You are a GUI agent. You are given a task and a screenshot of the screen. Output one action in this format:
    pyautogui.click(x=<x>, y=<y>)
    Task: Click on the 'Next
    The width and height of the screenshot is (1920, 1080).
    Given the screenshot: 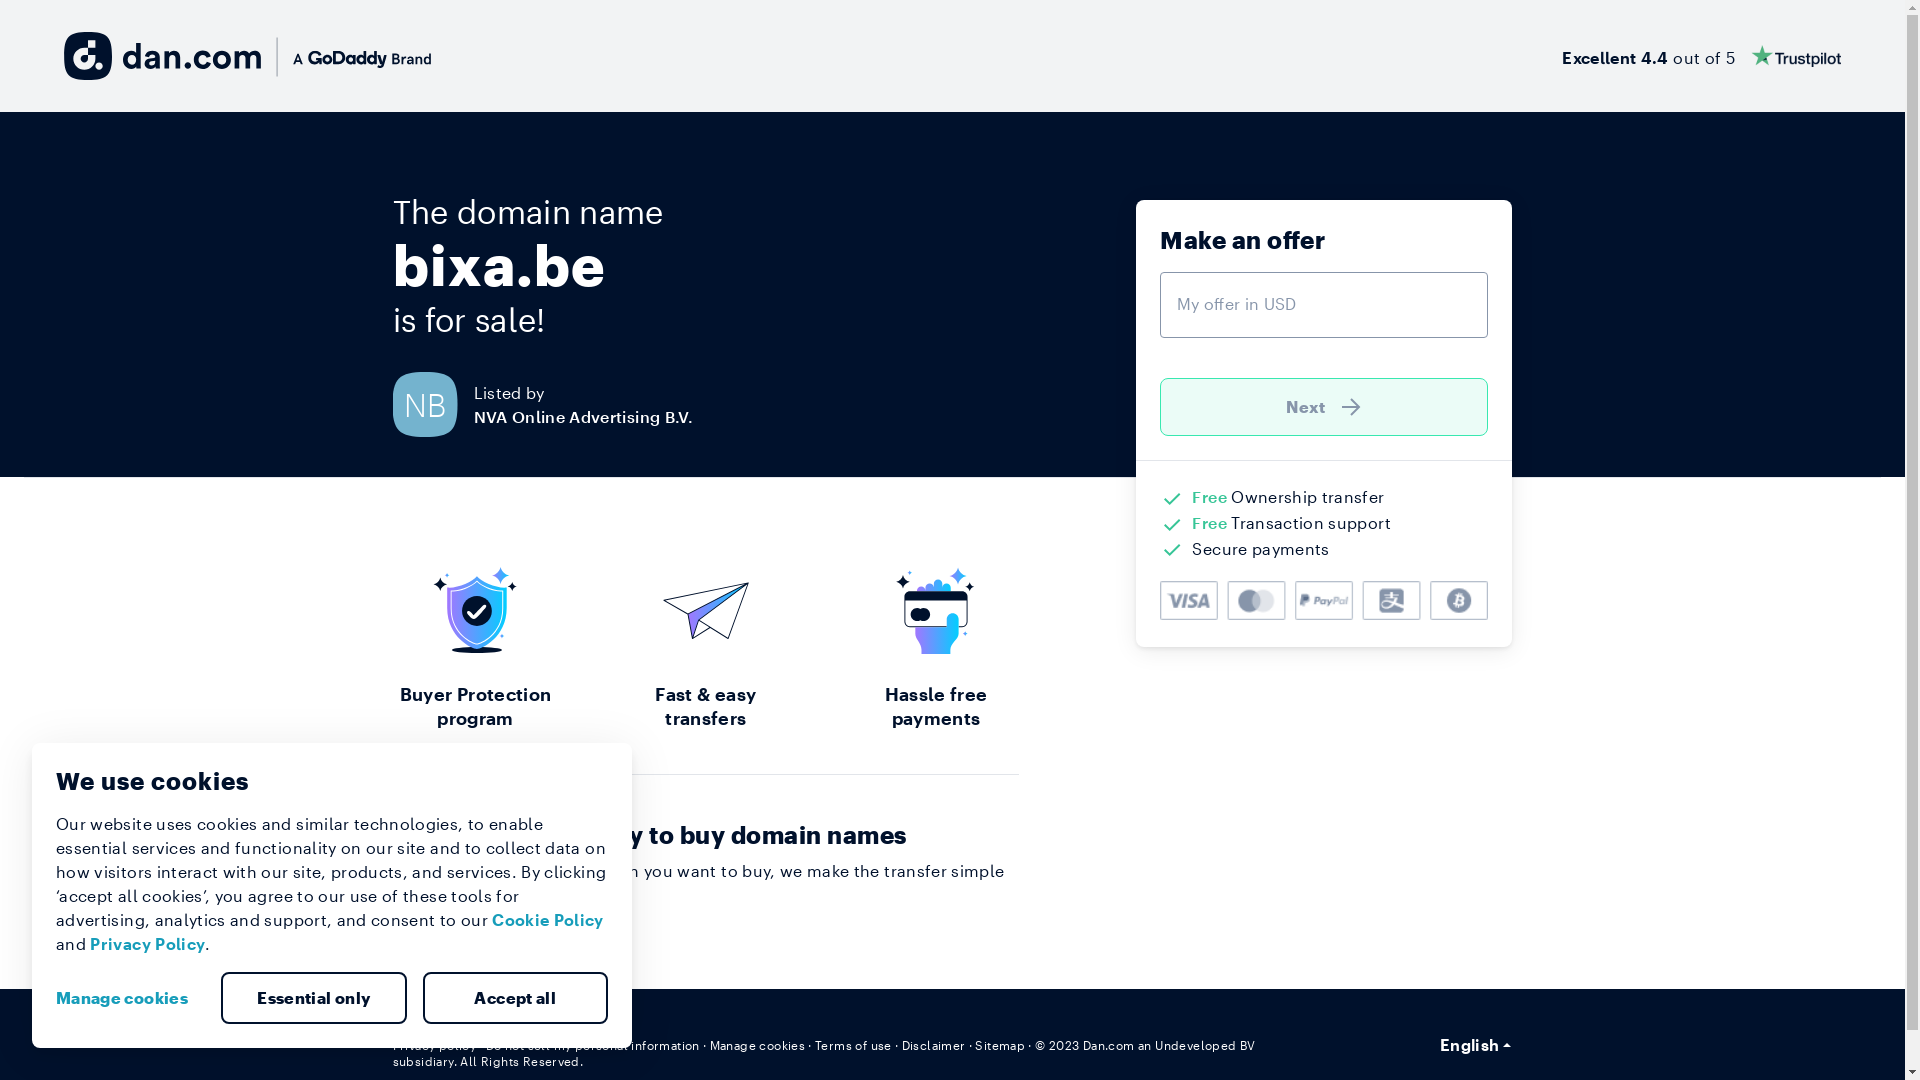 What is the action you would take?
    pyautogui.click(x=1324, y=406)
    